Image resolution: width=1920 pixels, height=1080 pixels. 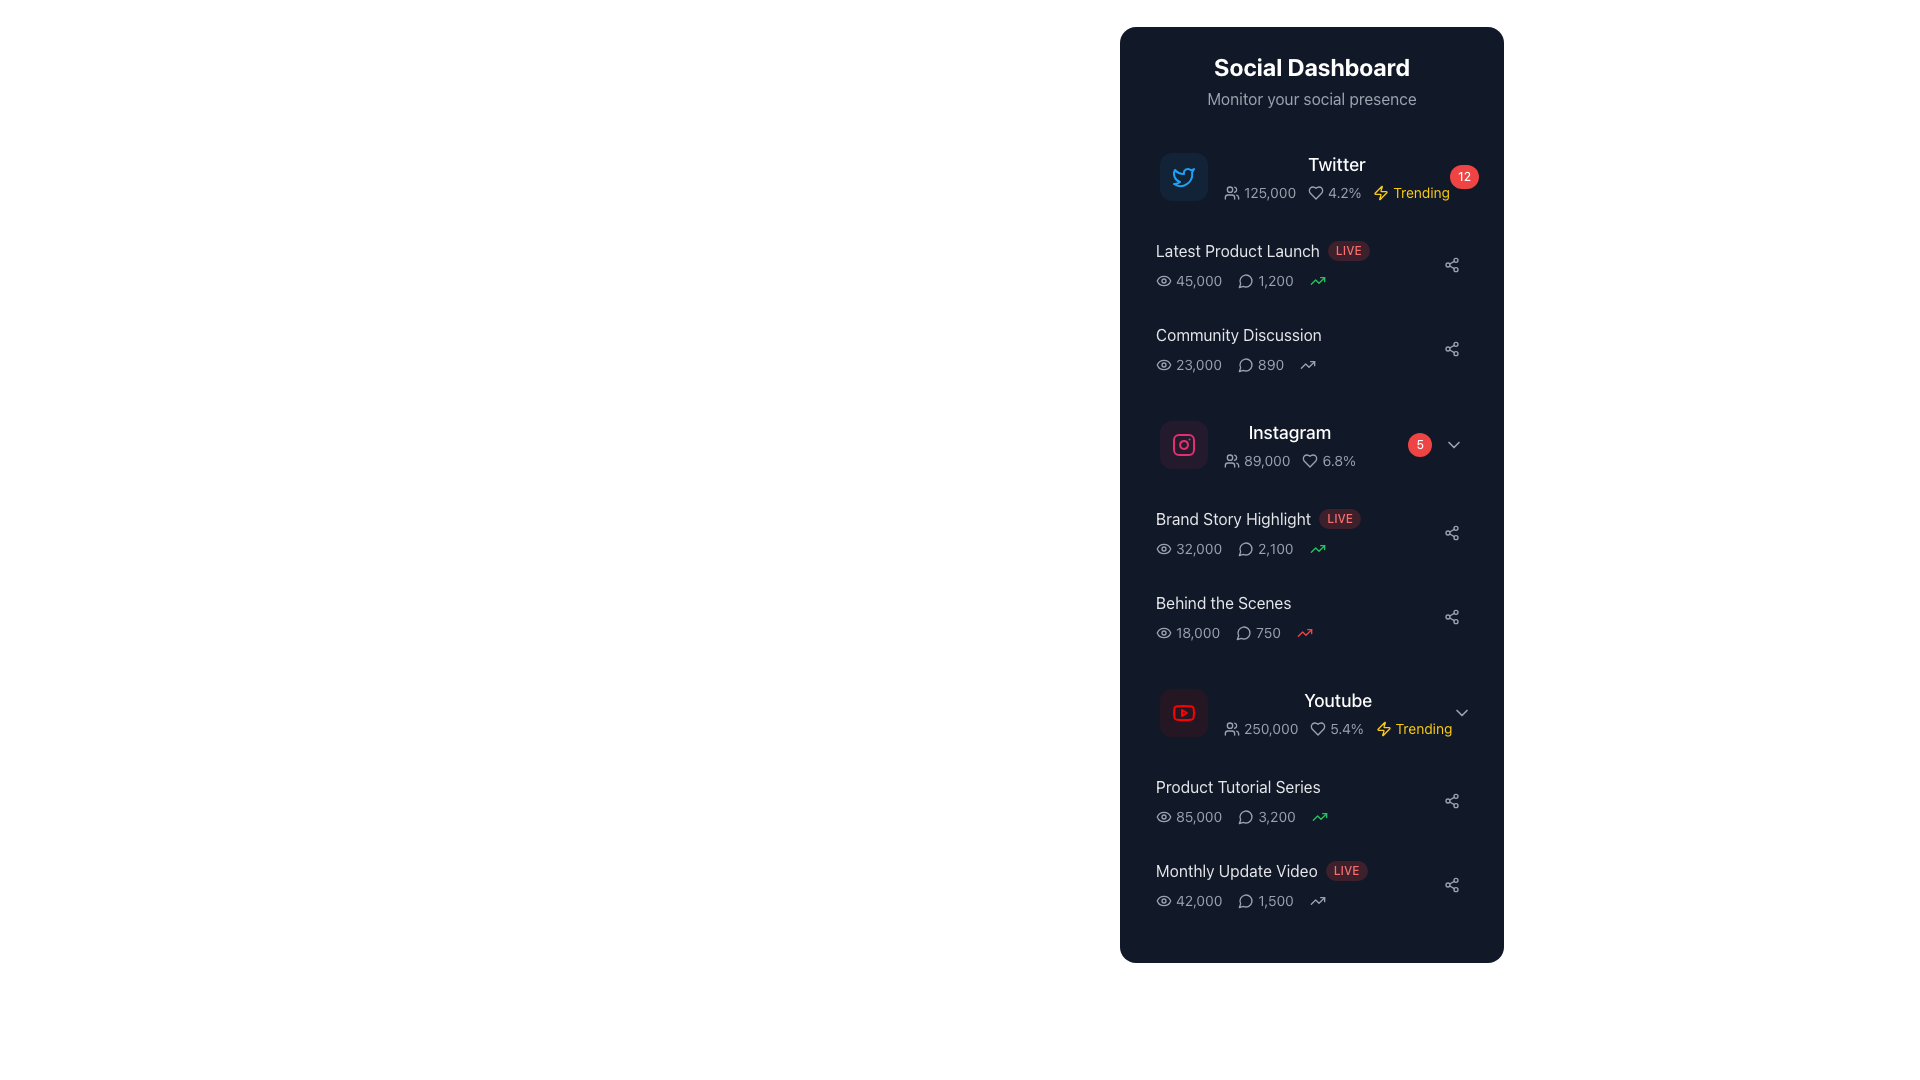 What do you see at coordinates (1311, 800) in the screenshot?
I see `the statistics for the 'Product Tutorial Series' list item, which is the sixth item in the media-related sections, located below the 'Youtube' section and above the 'Monthly Update Video'` at bounding box center [1311, 800].